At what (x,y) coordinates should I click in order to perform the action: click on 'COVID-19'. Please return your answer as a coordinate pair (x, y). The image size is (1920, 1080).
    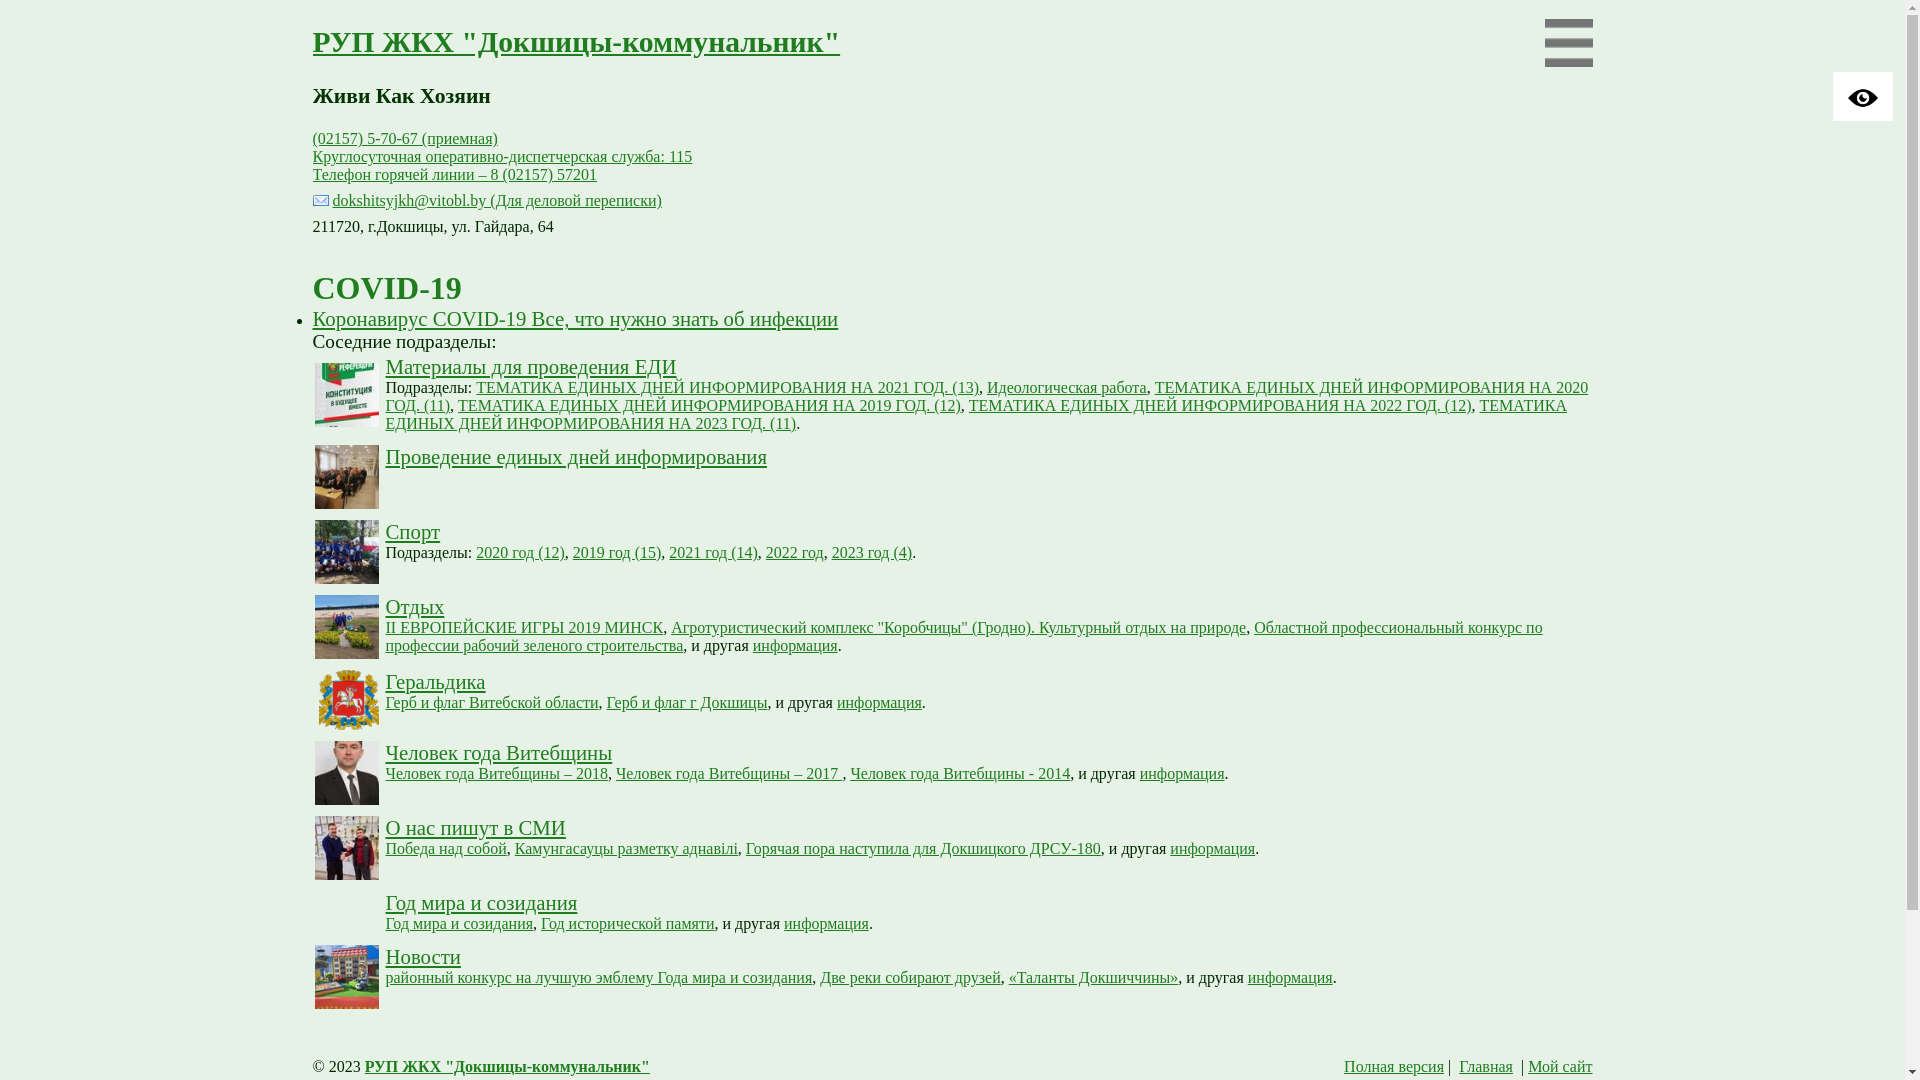
    Looking at the image, I should click on (386, 288).